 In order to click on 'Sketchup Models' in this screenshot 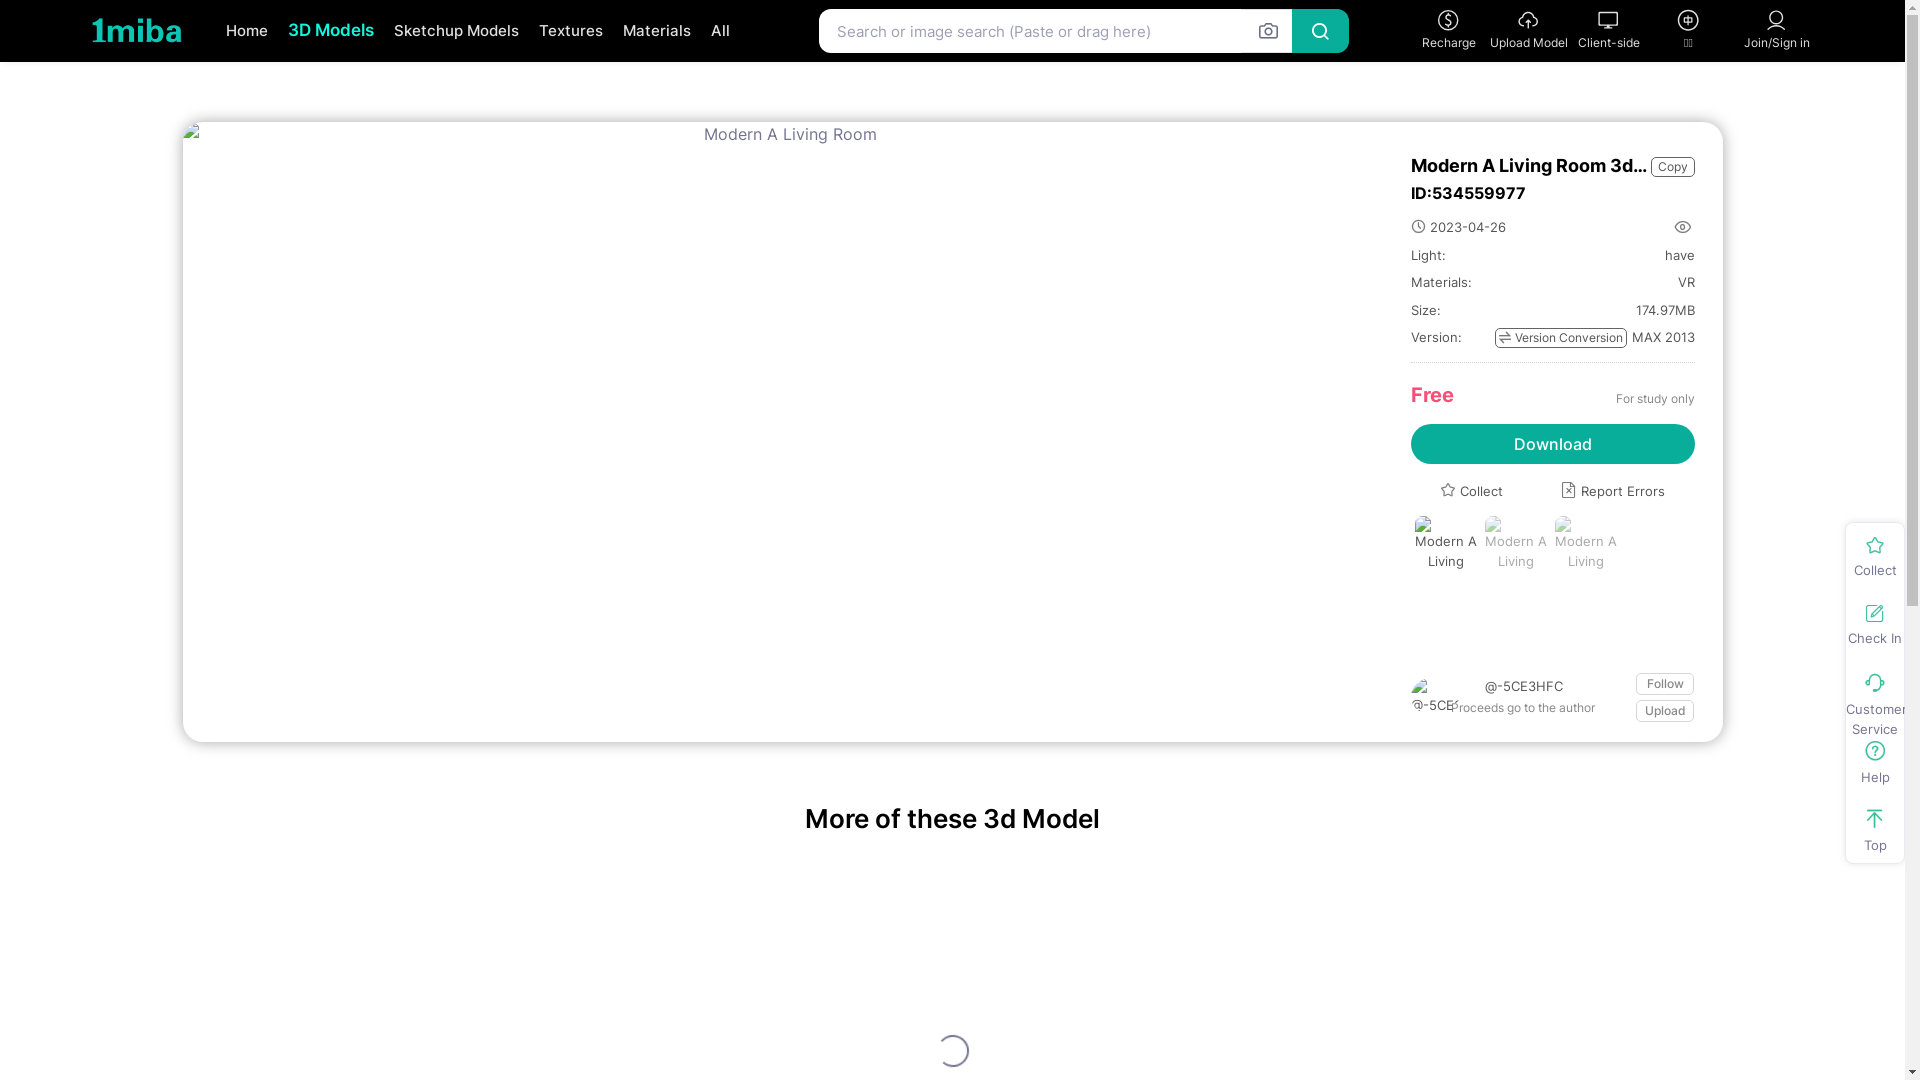, I will do `click(455, 31)`.